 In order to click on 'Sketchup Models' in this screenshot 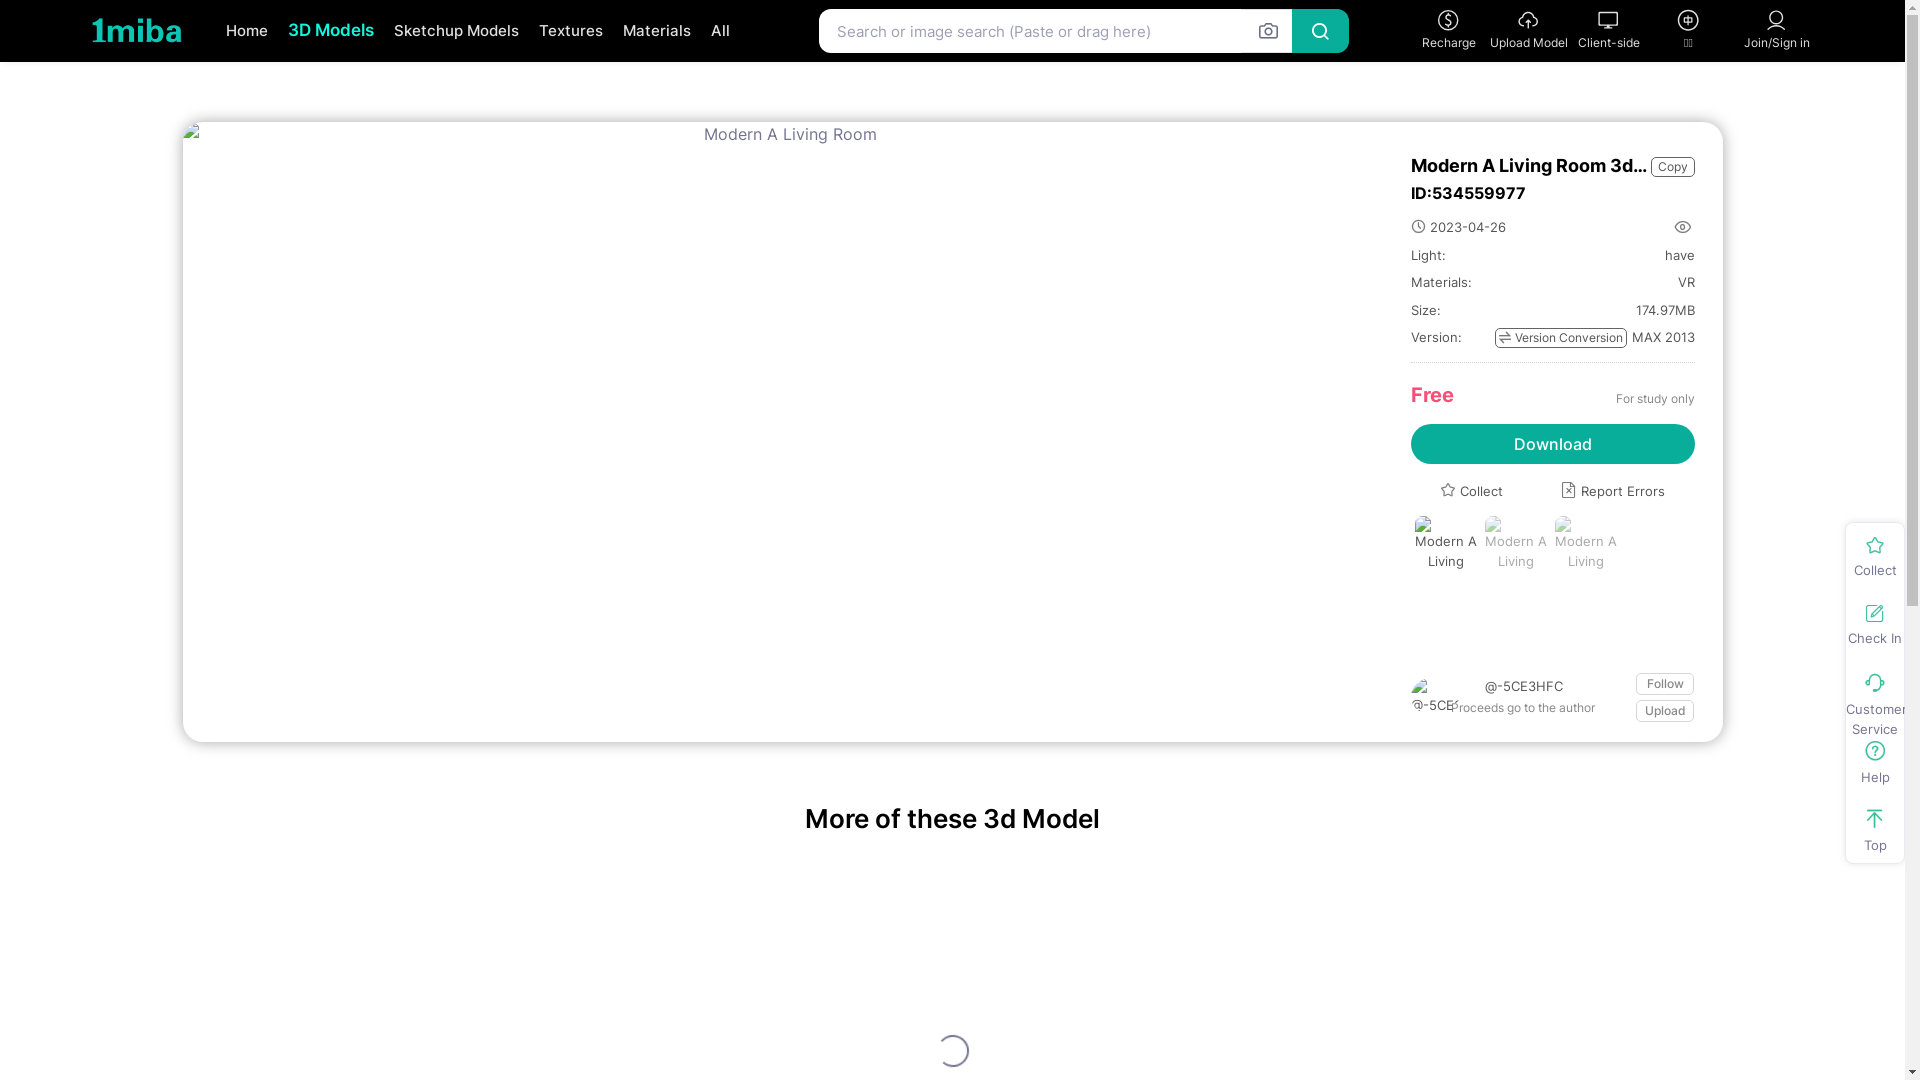, I will do `click(455, 31)`.